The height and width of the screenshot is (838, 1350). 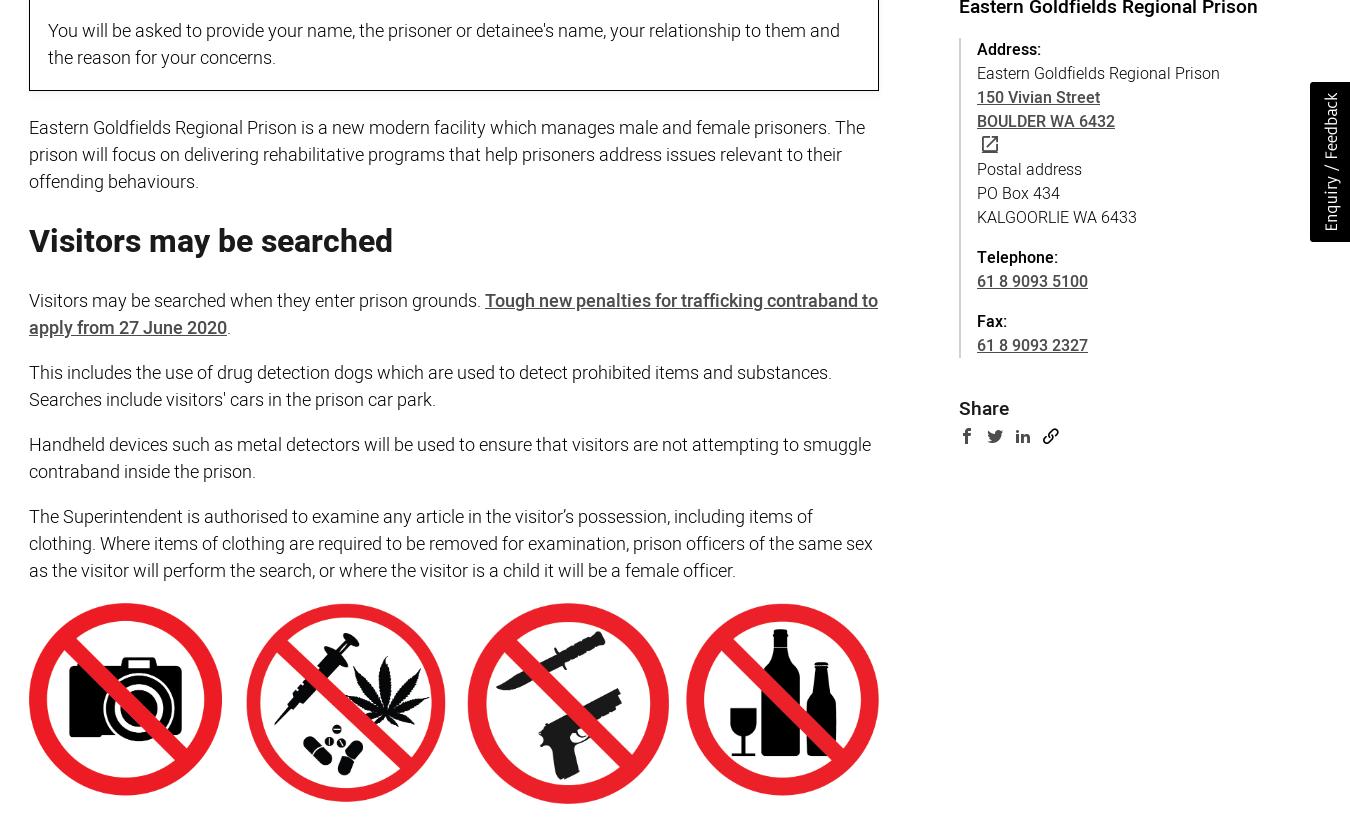 I want to click on 'Postal address', so click(x=1029, y=169).